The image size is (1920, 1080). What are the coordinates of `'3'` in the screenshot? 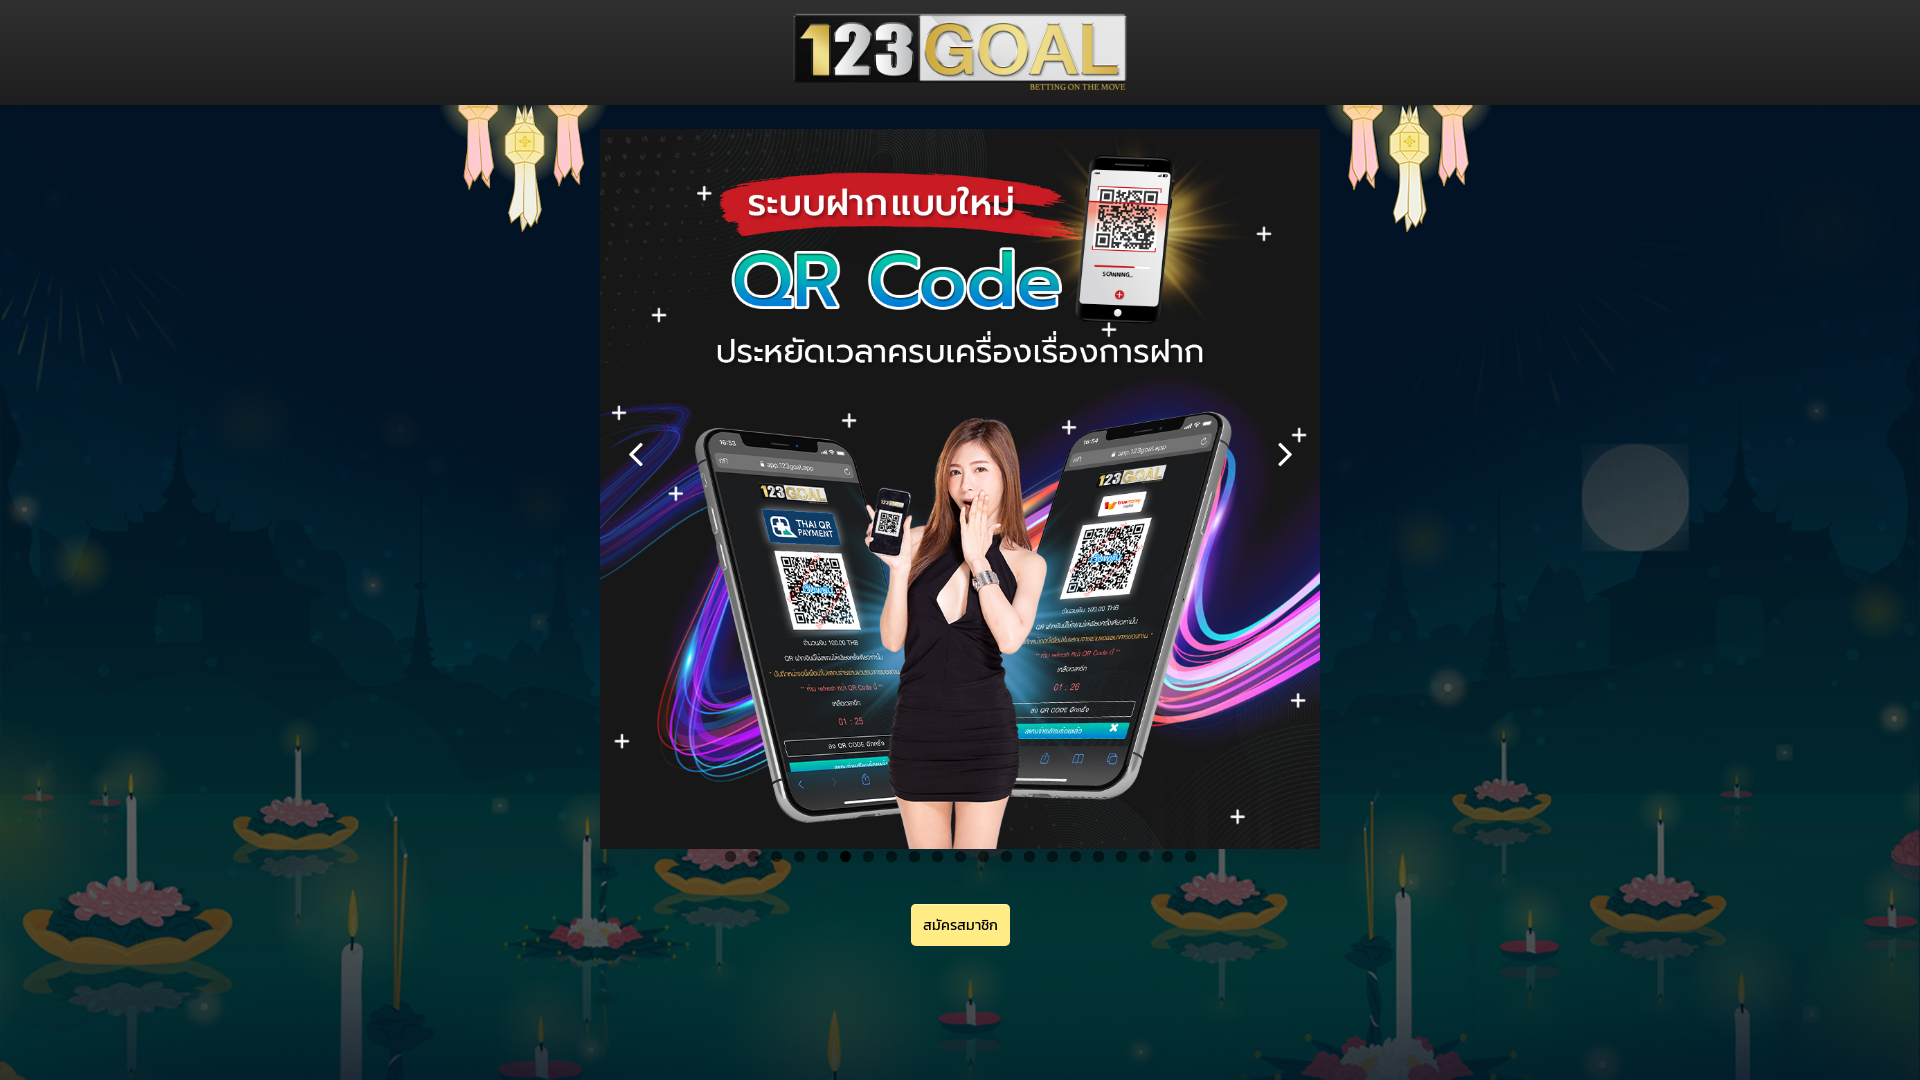 It's located at (774, 855).